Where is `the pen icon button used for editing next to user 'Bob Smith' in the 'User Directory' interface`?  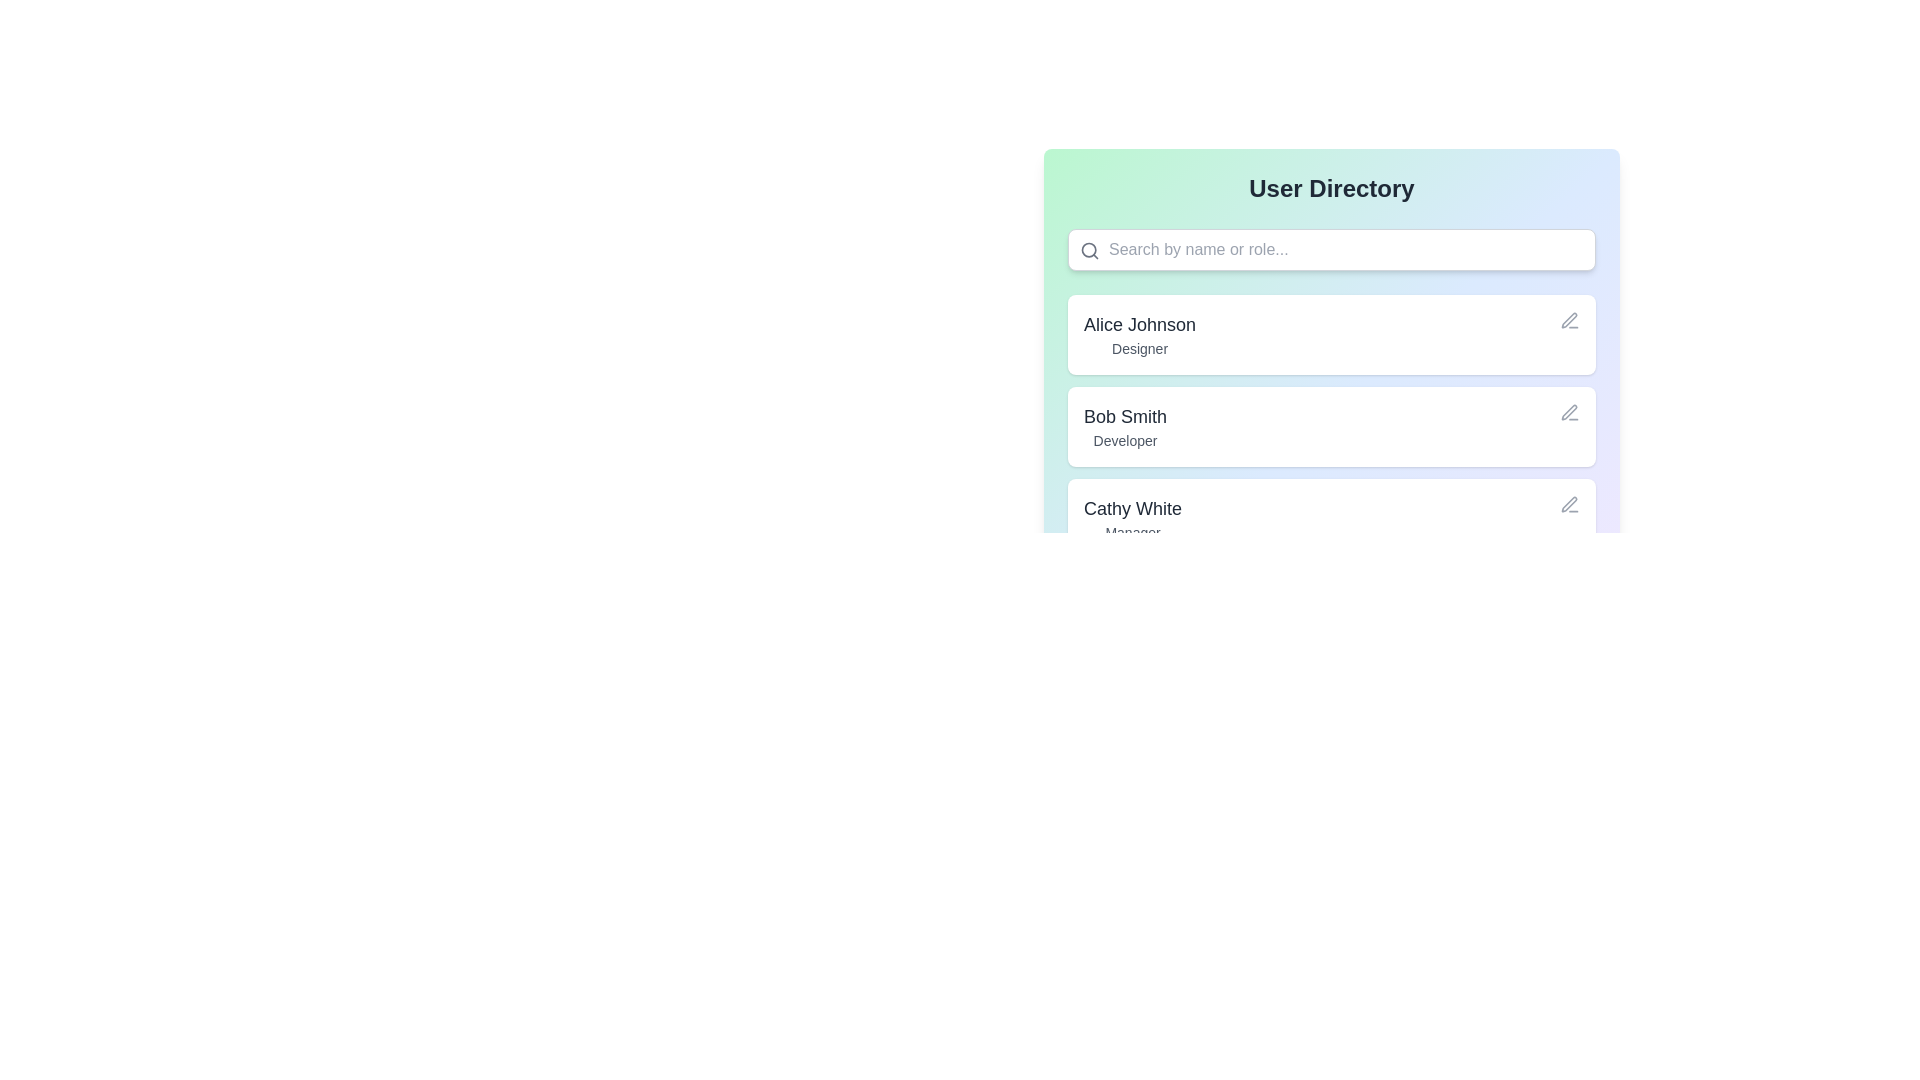
the pen icon button used for editing next to user 'Bob Smith' in the 'User Directory' interface is located at coordinates (1568, 319).